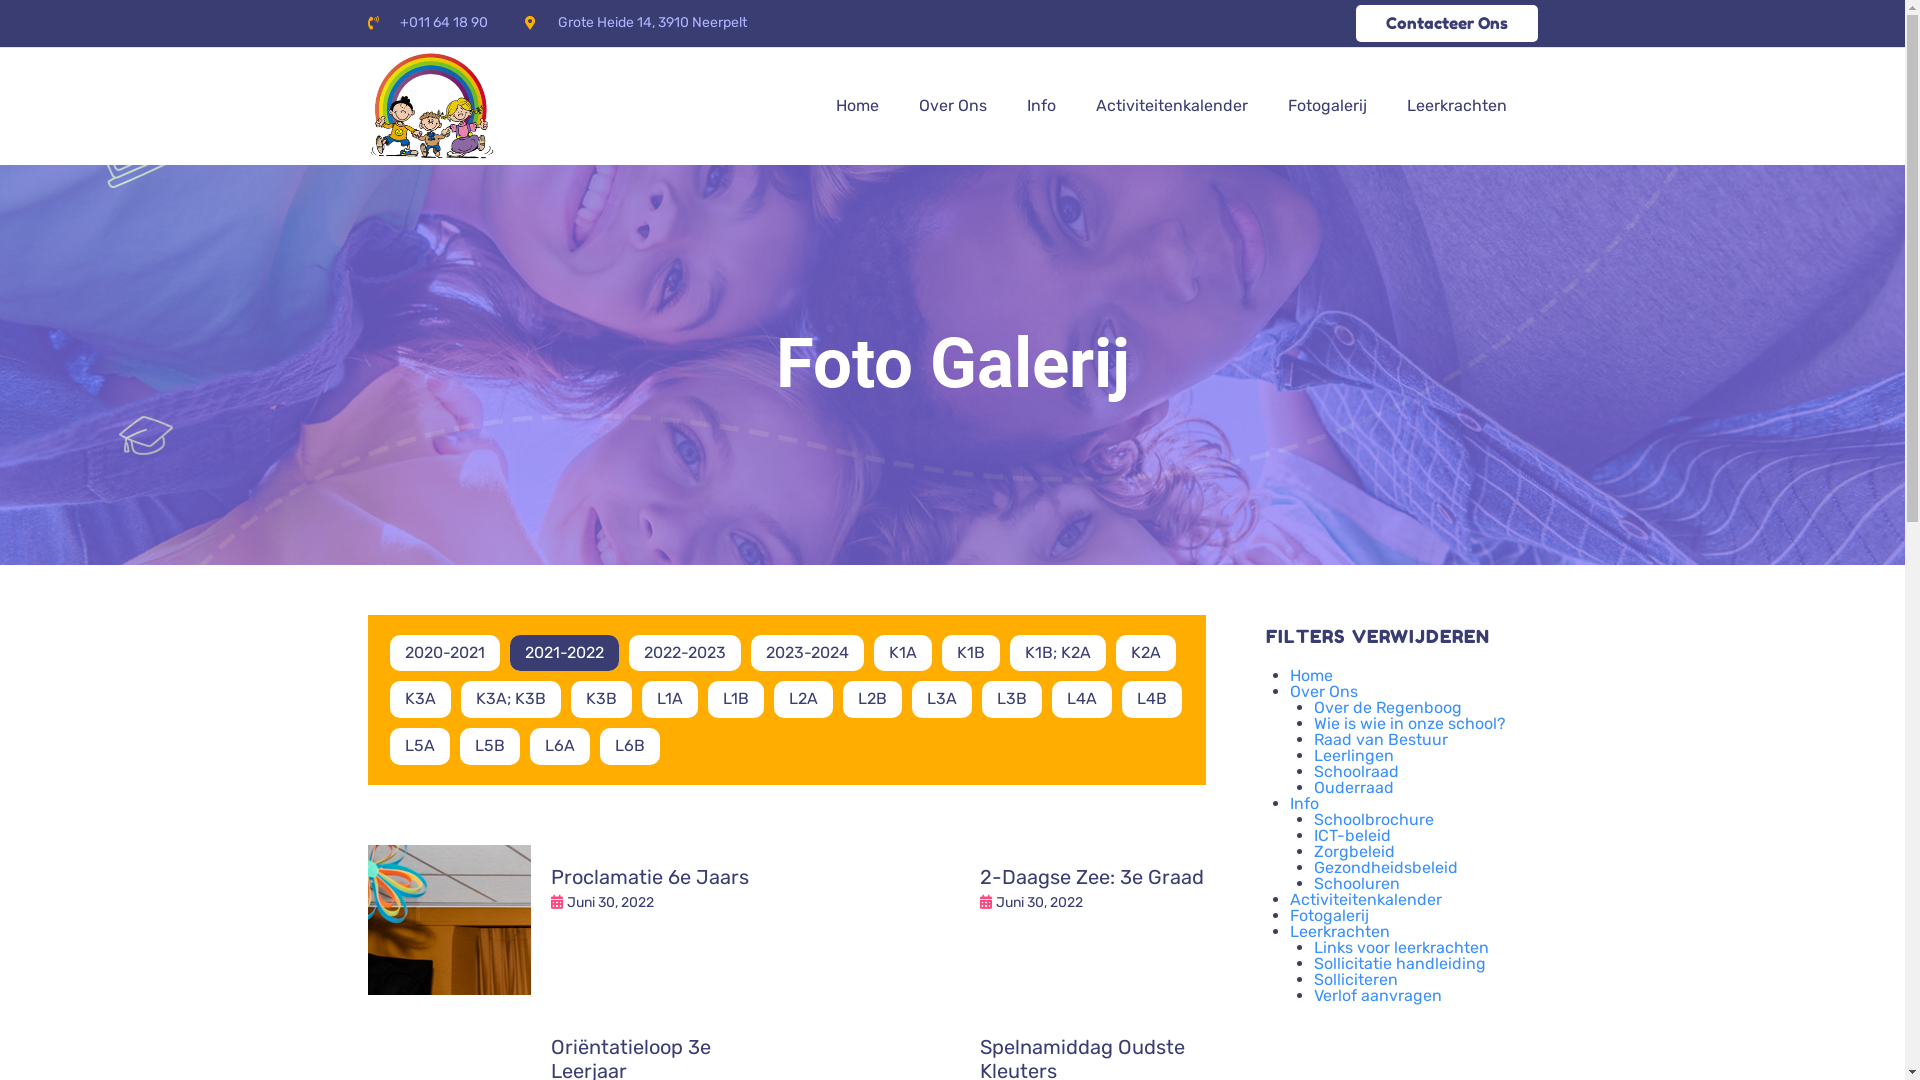  Describe the element at coordinates (565, 902) in the screenshot. I see `'Juni 30, 2022'` at that location.